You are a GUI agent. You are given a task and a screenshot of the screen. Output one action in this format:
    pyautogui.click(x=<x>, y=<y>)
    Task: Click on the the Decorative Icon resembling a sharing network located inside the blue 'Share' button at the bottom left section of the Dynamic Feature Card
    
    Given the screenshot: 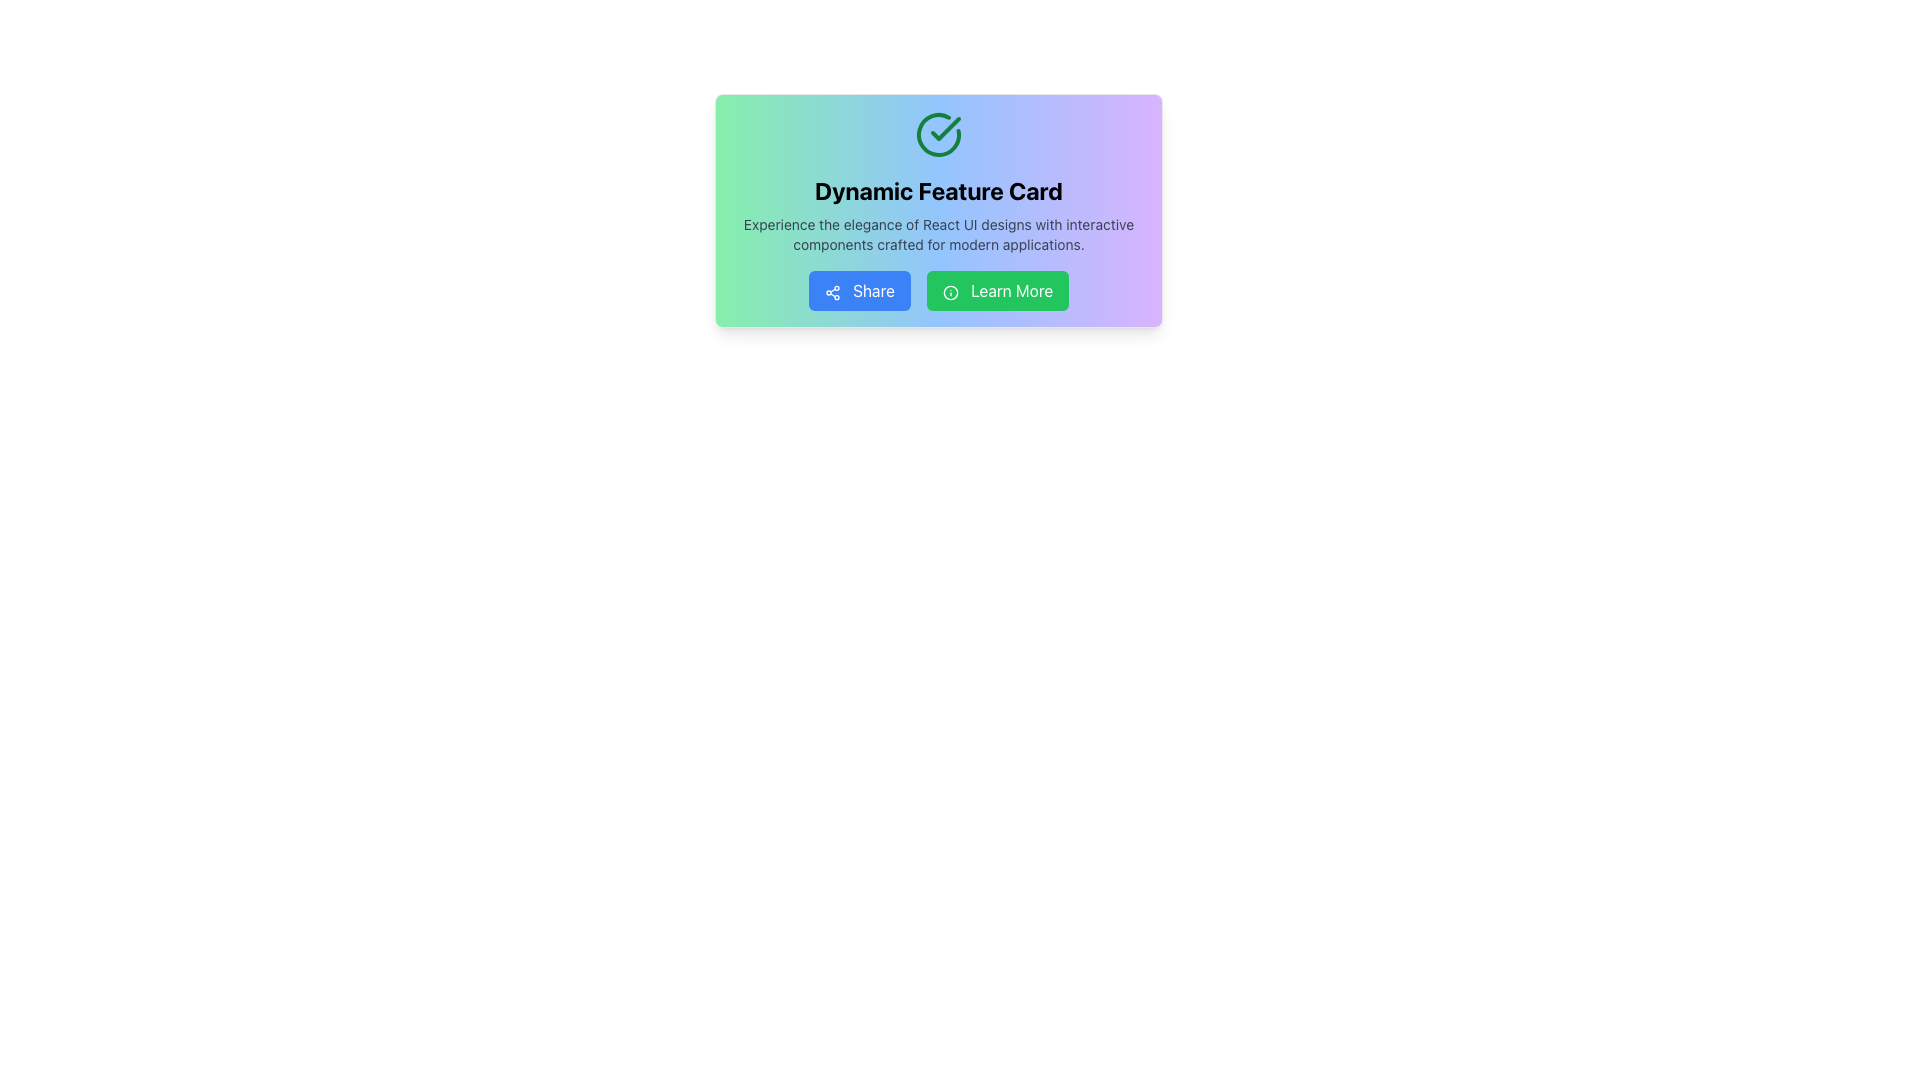 What is the action you would take?
    pyautogui.click(x=832, y=292)
    